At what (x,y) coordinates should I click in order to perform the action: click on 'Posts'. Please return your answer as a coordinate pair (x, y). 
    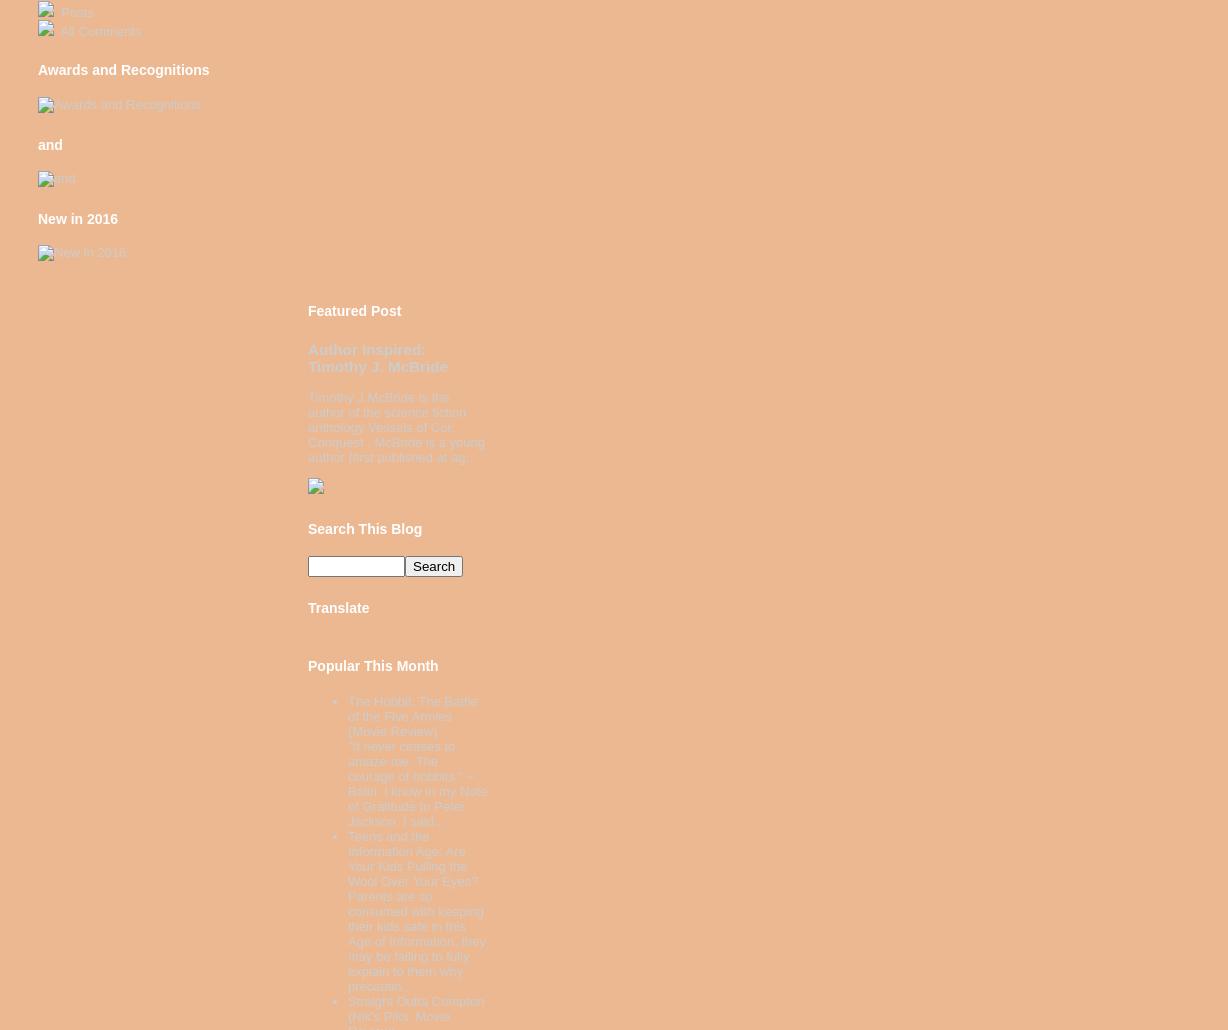
    Looking at the image, I should click on (75, 11).